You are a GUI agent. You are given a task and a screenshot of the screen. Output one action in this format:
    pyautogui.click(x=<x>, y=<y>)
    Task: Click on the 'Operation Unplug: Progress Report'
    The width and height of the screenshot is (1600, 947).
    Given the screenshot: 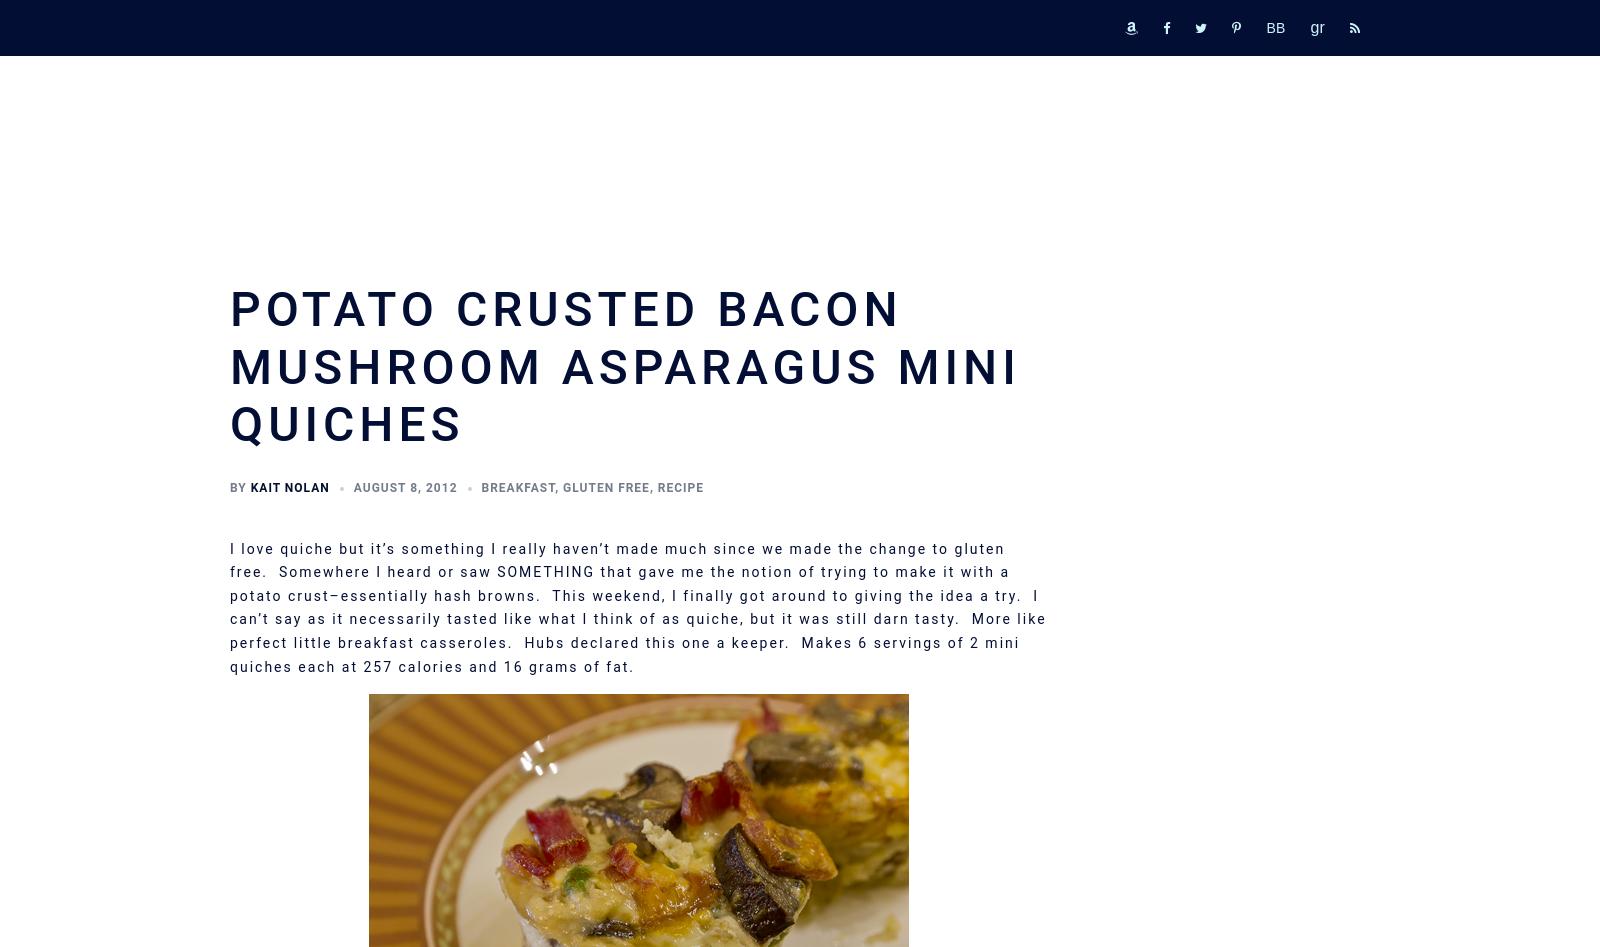 What is the action you would take?
    pyautogui.click(x=416, y=250)
    